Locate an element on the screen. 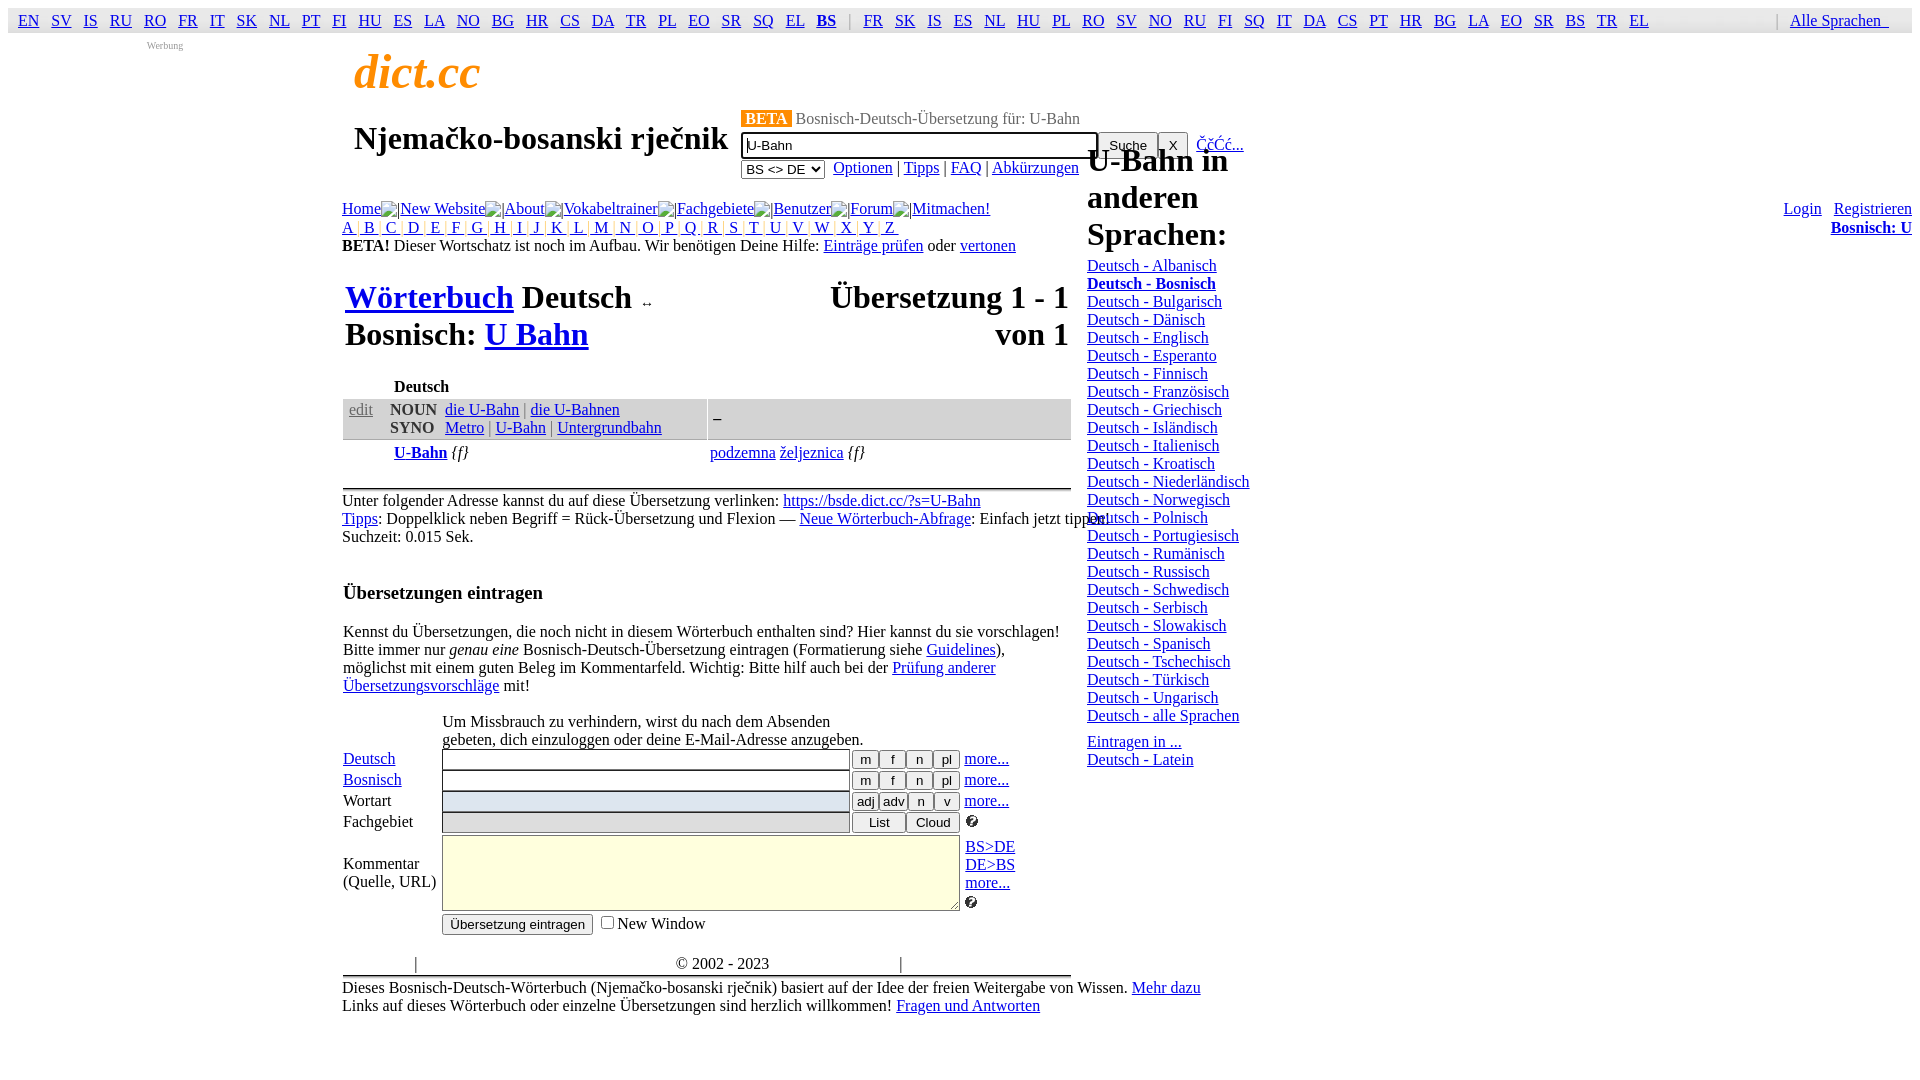  'Deutsch - Bosnisch' is located at coordinates (1085, 283).